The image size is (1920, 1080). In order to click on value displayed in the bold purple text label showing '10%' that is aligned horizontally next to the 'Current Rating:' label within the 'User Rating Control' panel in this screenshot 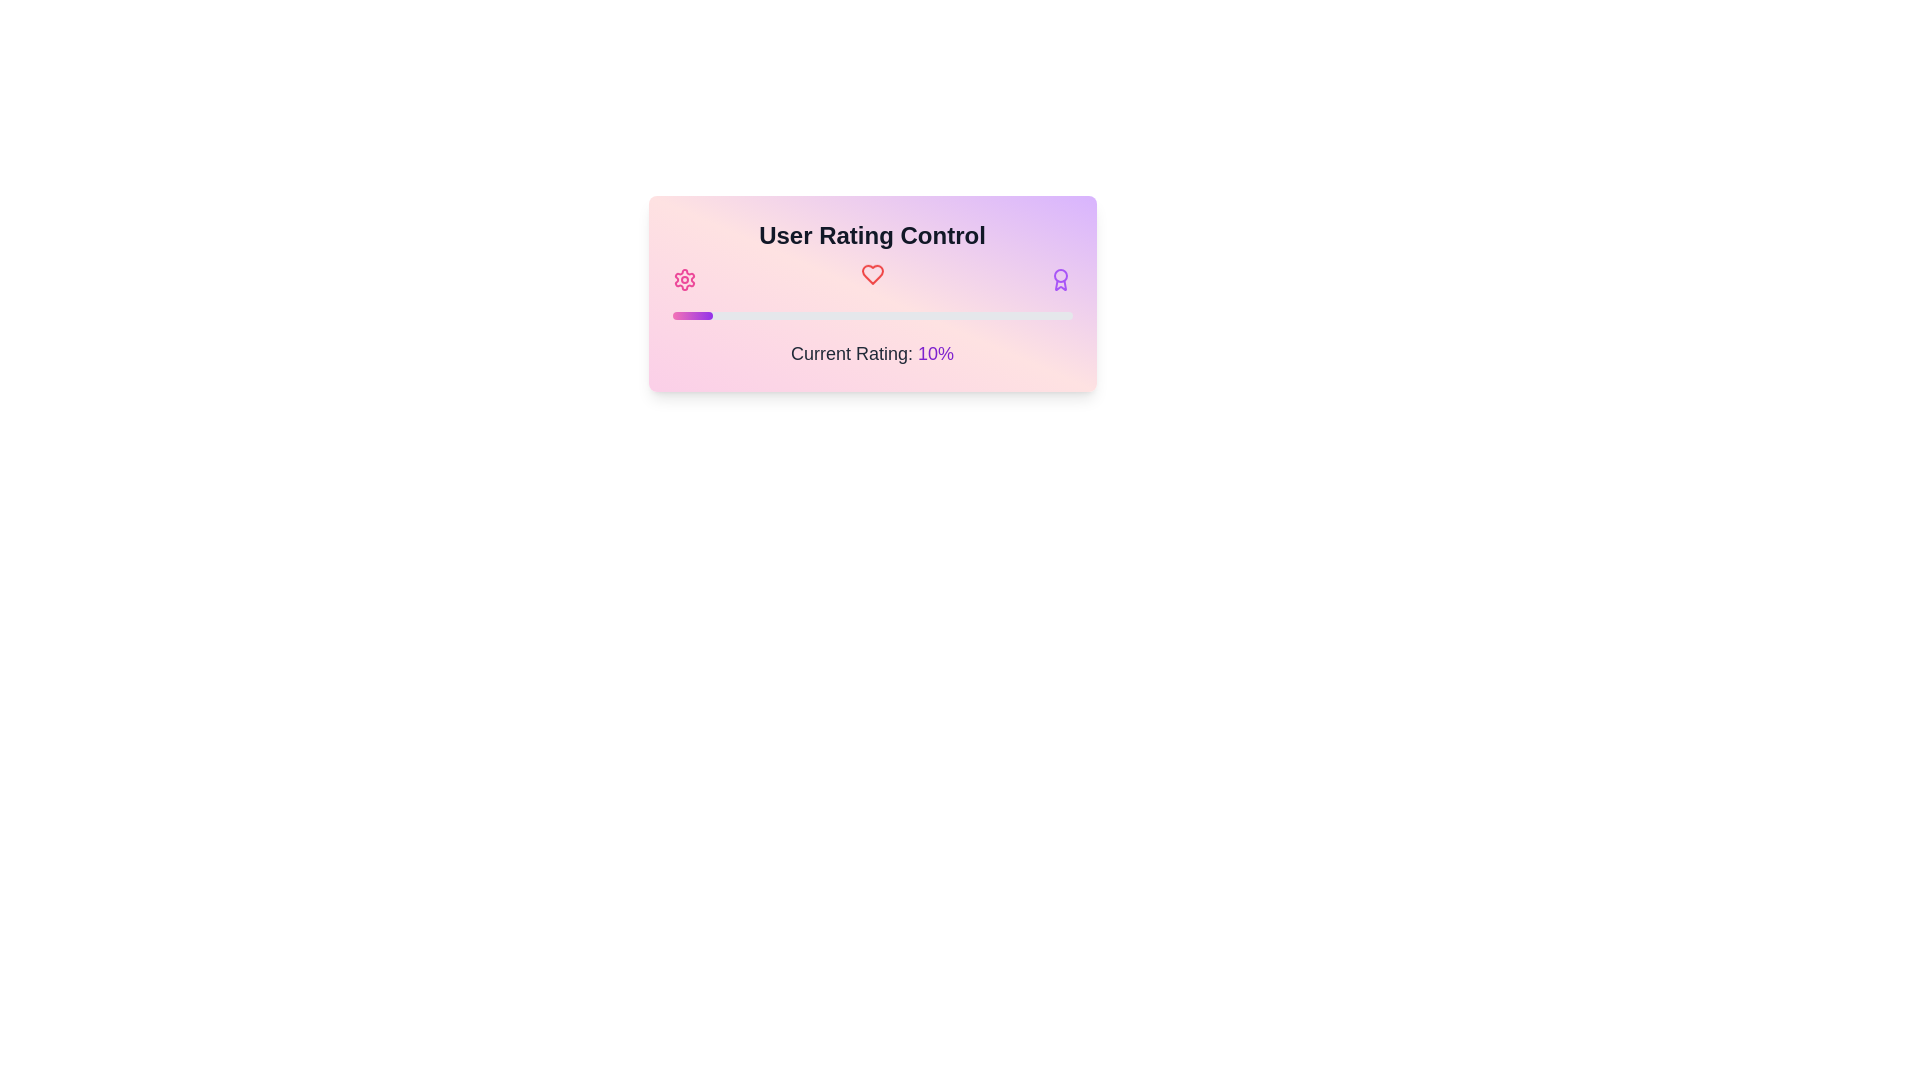, I will do `click(935, 353)`.